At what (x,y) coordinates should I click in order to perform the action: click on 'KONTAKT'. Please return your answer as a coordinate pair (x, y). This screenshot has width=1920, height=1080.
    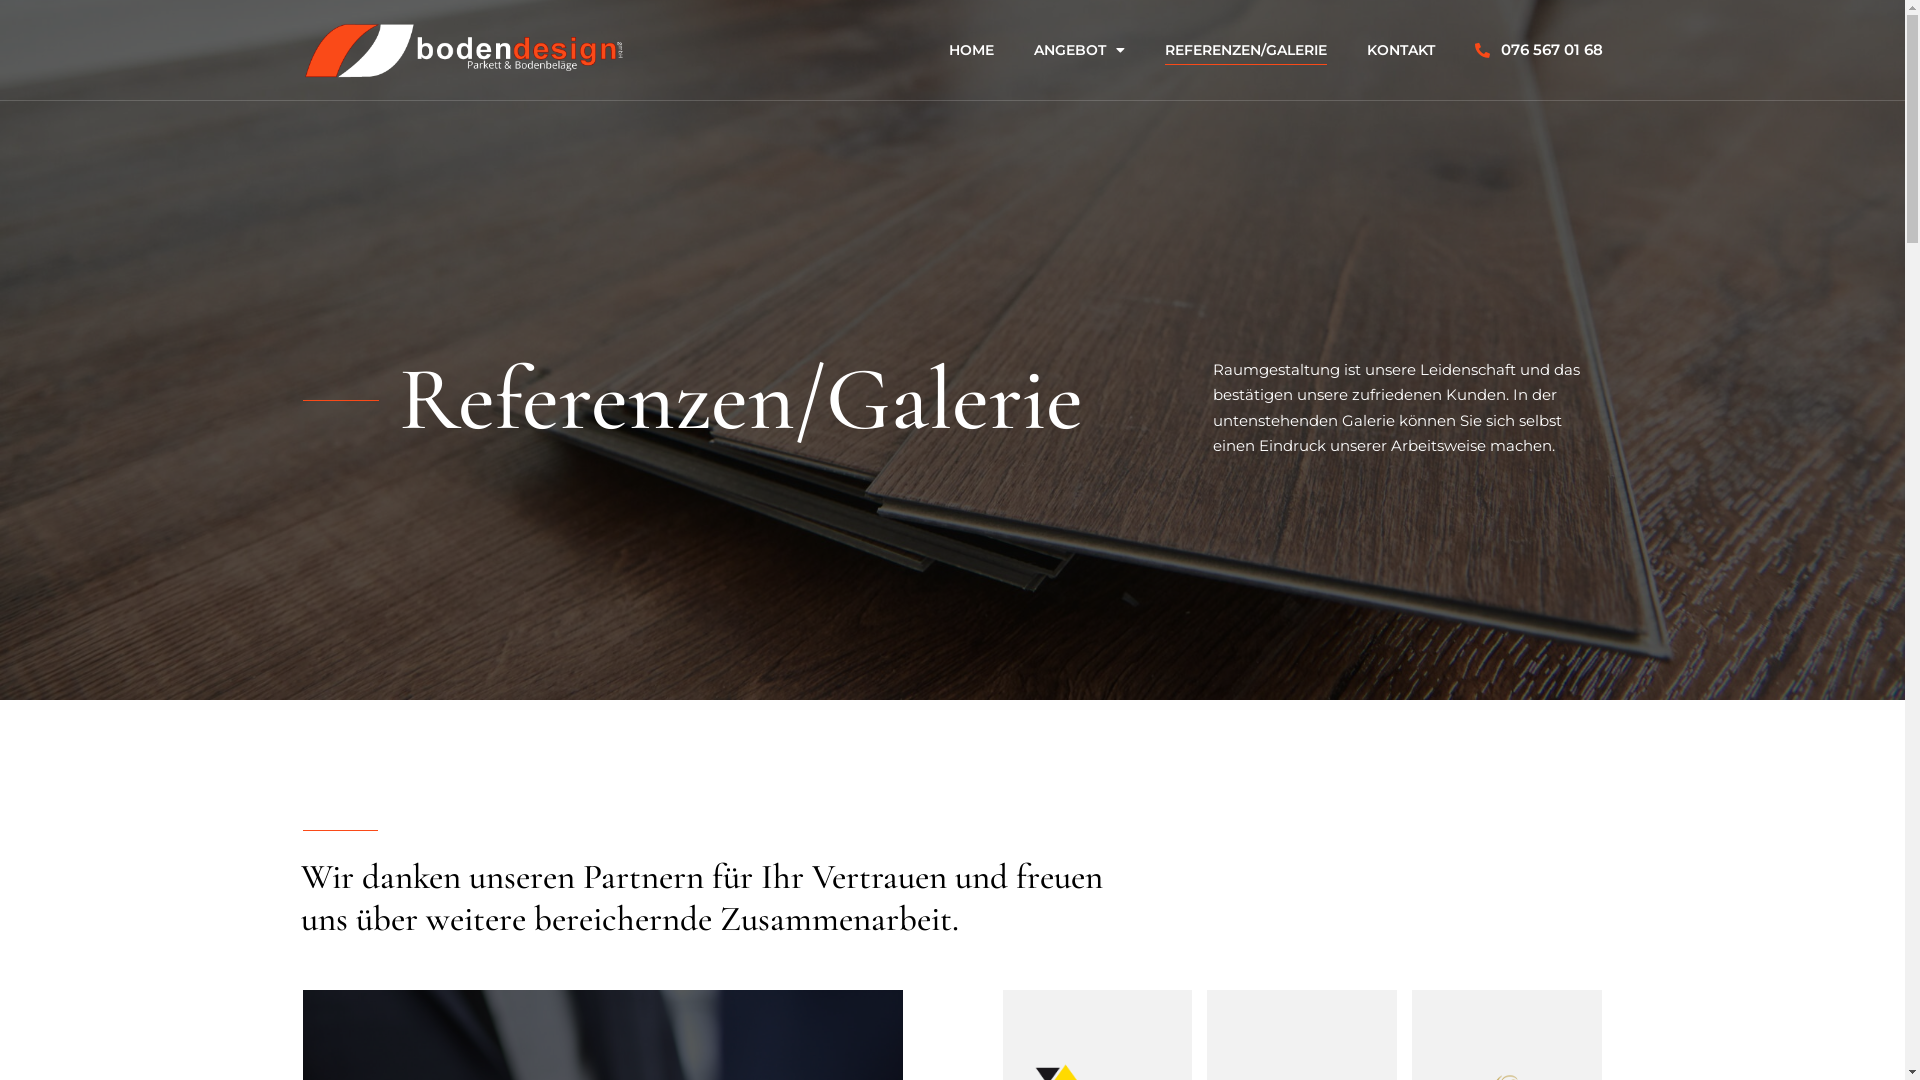
    Looking at the image, I should click on (1366, 49).